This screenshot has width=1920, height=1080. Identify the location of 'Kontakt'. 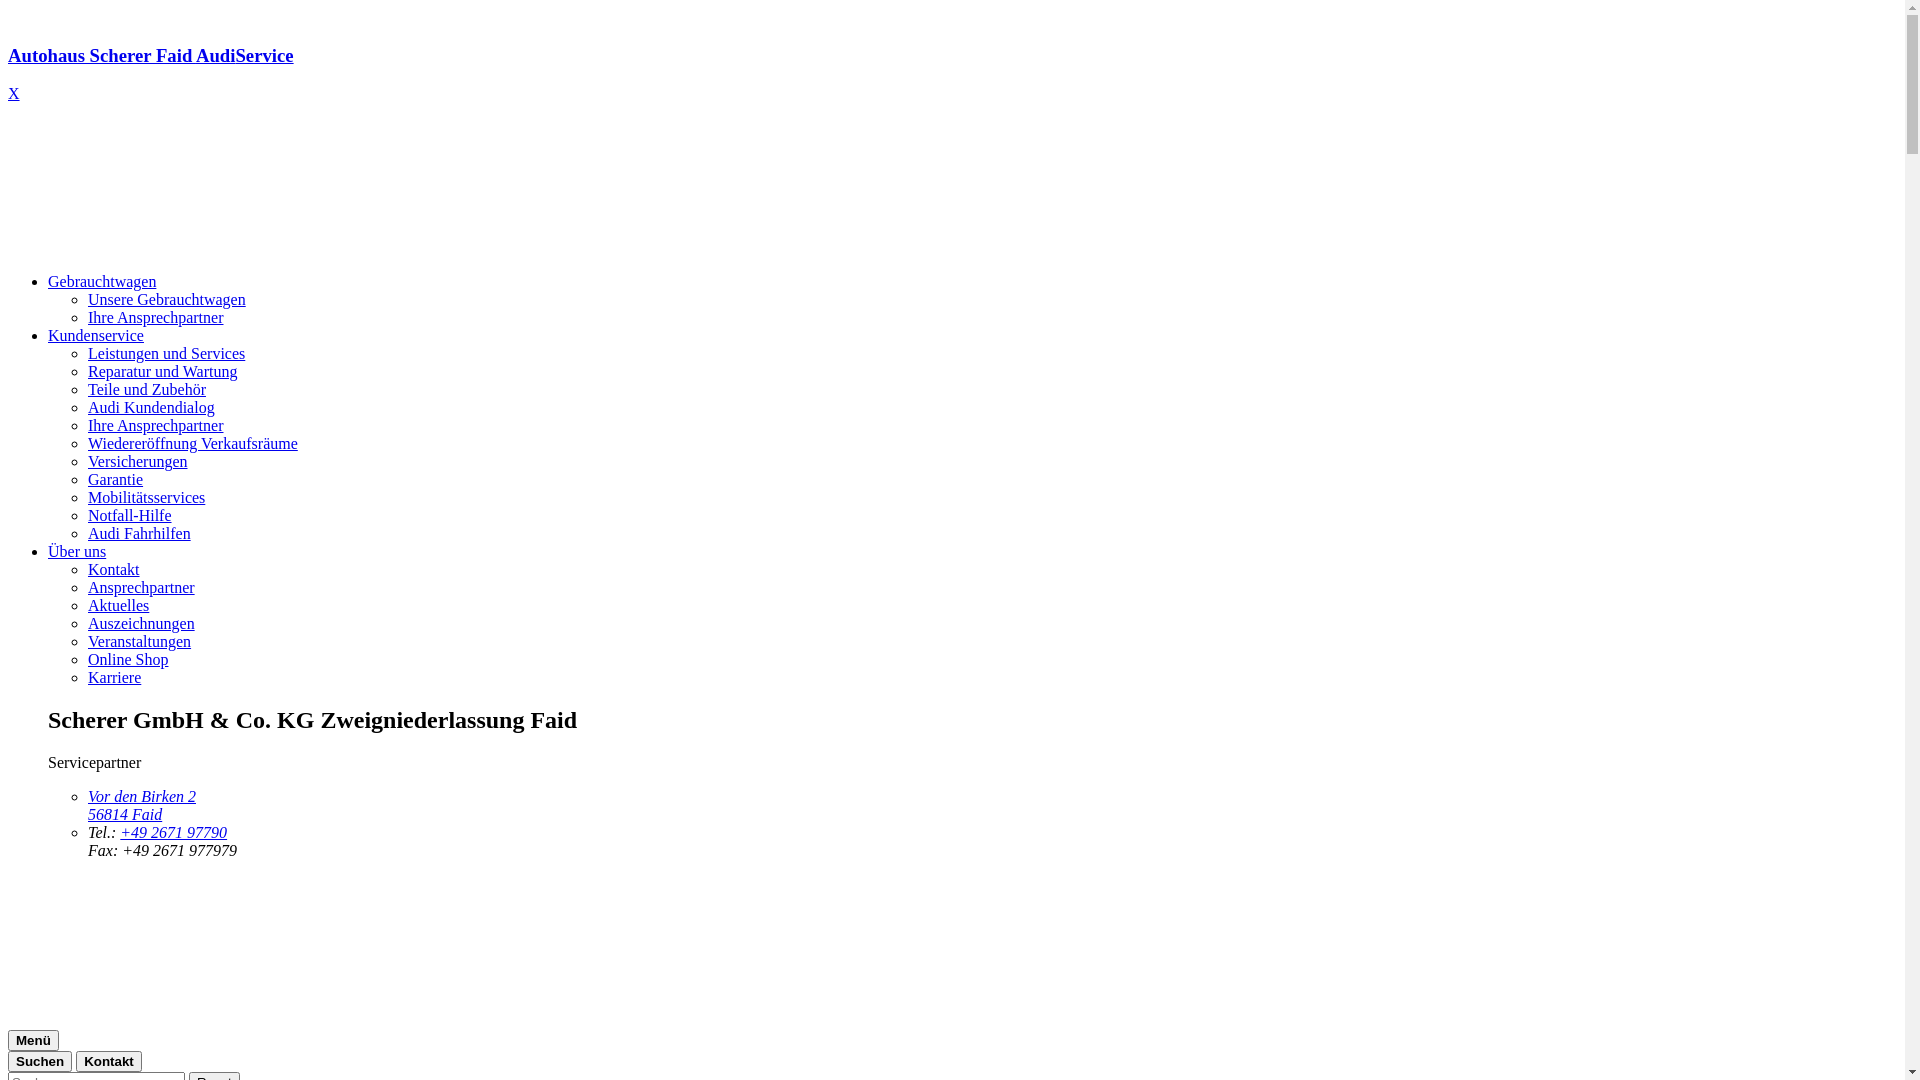
(113, 569).